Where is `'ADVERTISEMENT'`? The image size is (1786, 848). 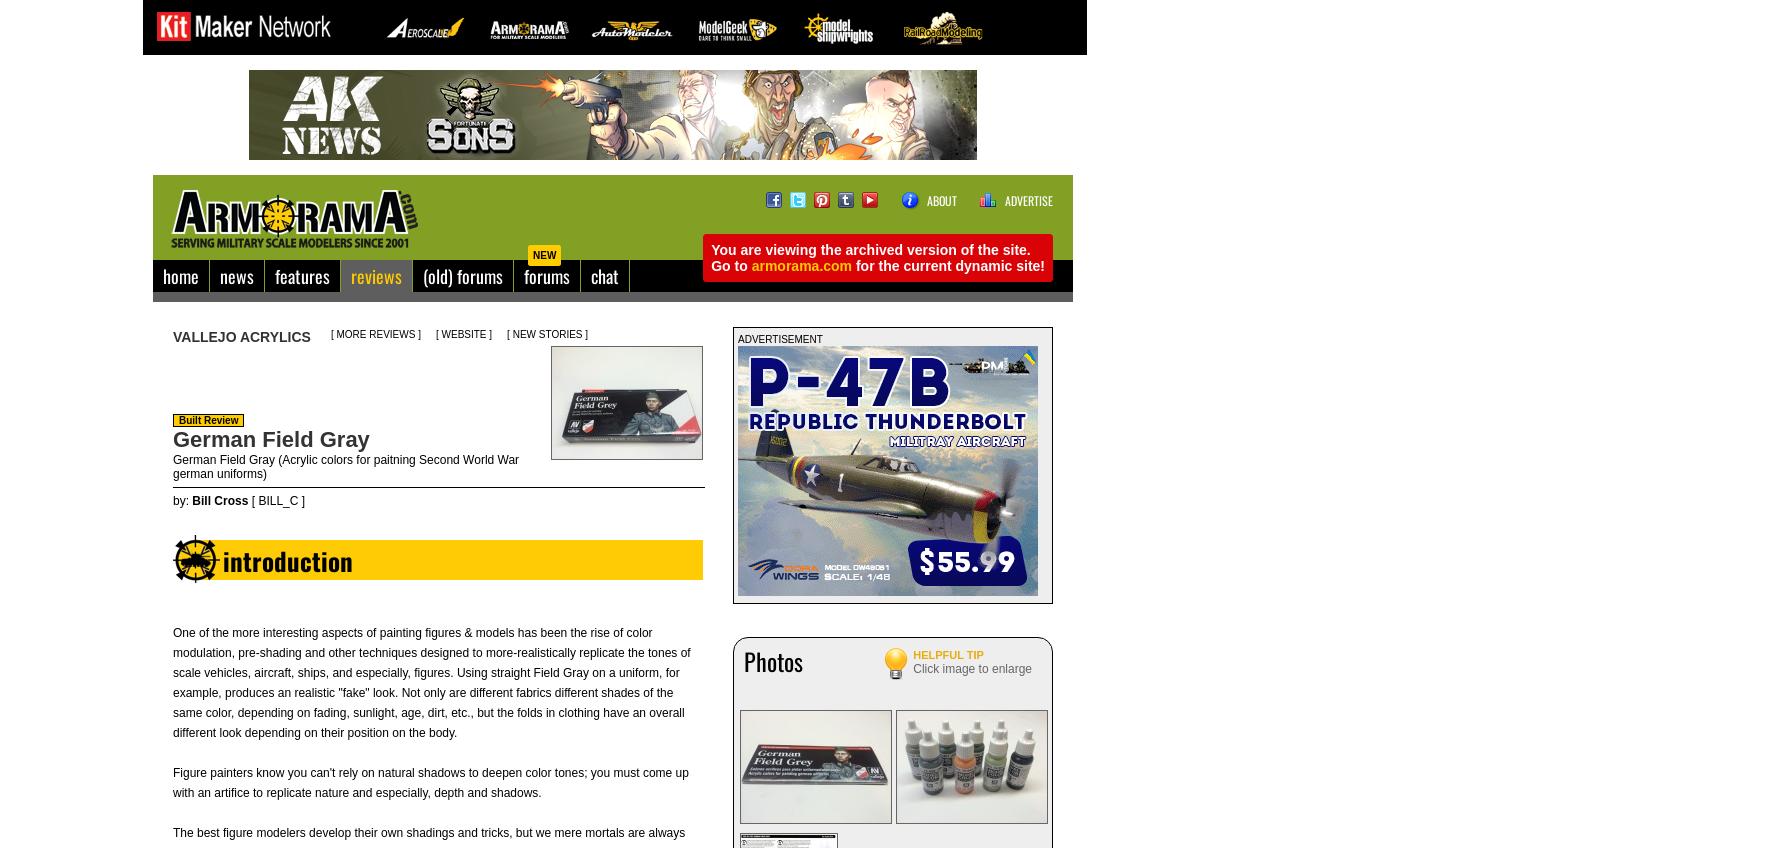
'ADVERTISEMENT' is located at coordinates (778, 338).